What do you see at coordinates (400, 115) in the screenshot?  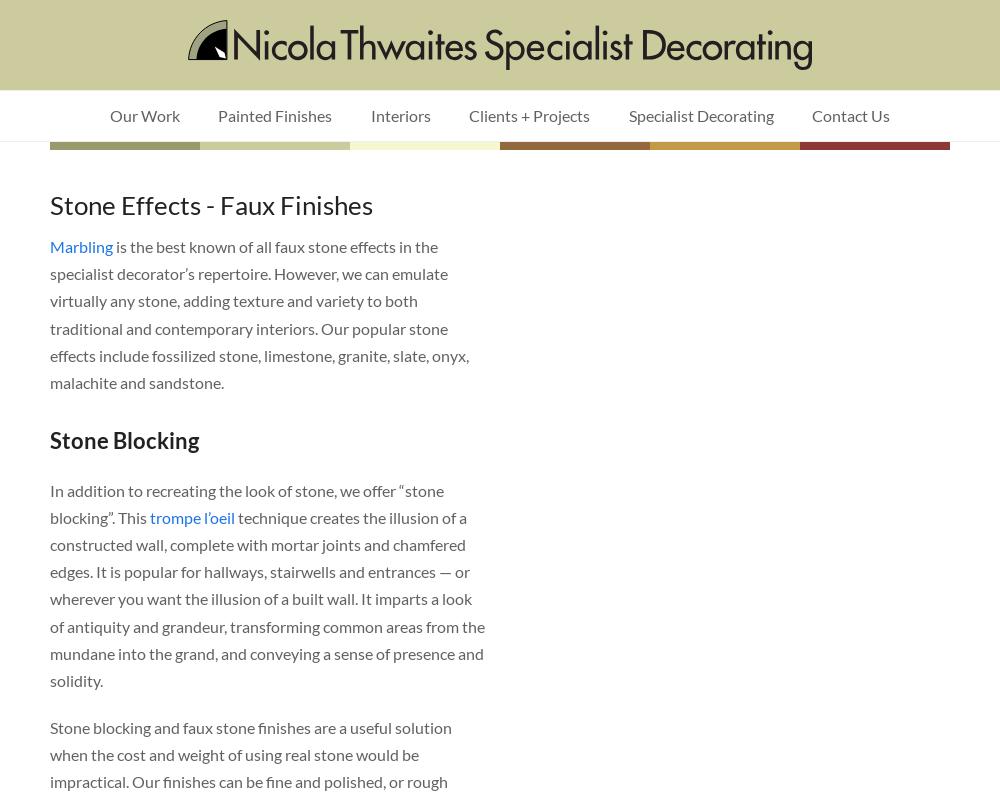 I see `'Interiors'` at bounding box center [400, 115].